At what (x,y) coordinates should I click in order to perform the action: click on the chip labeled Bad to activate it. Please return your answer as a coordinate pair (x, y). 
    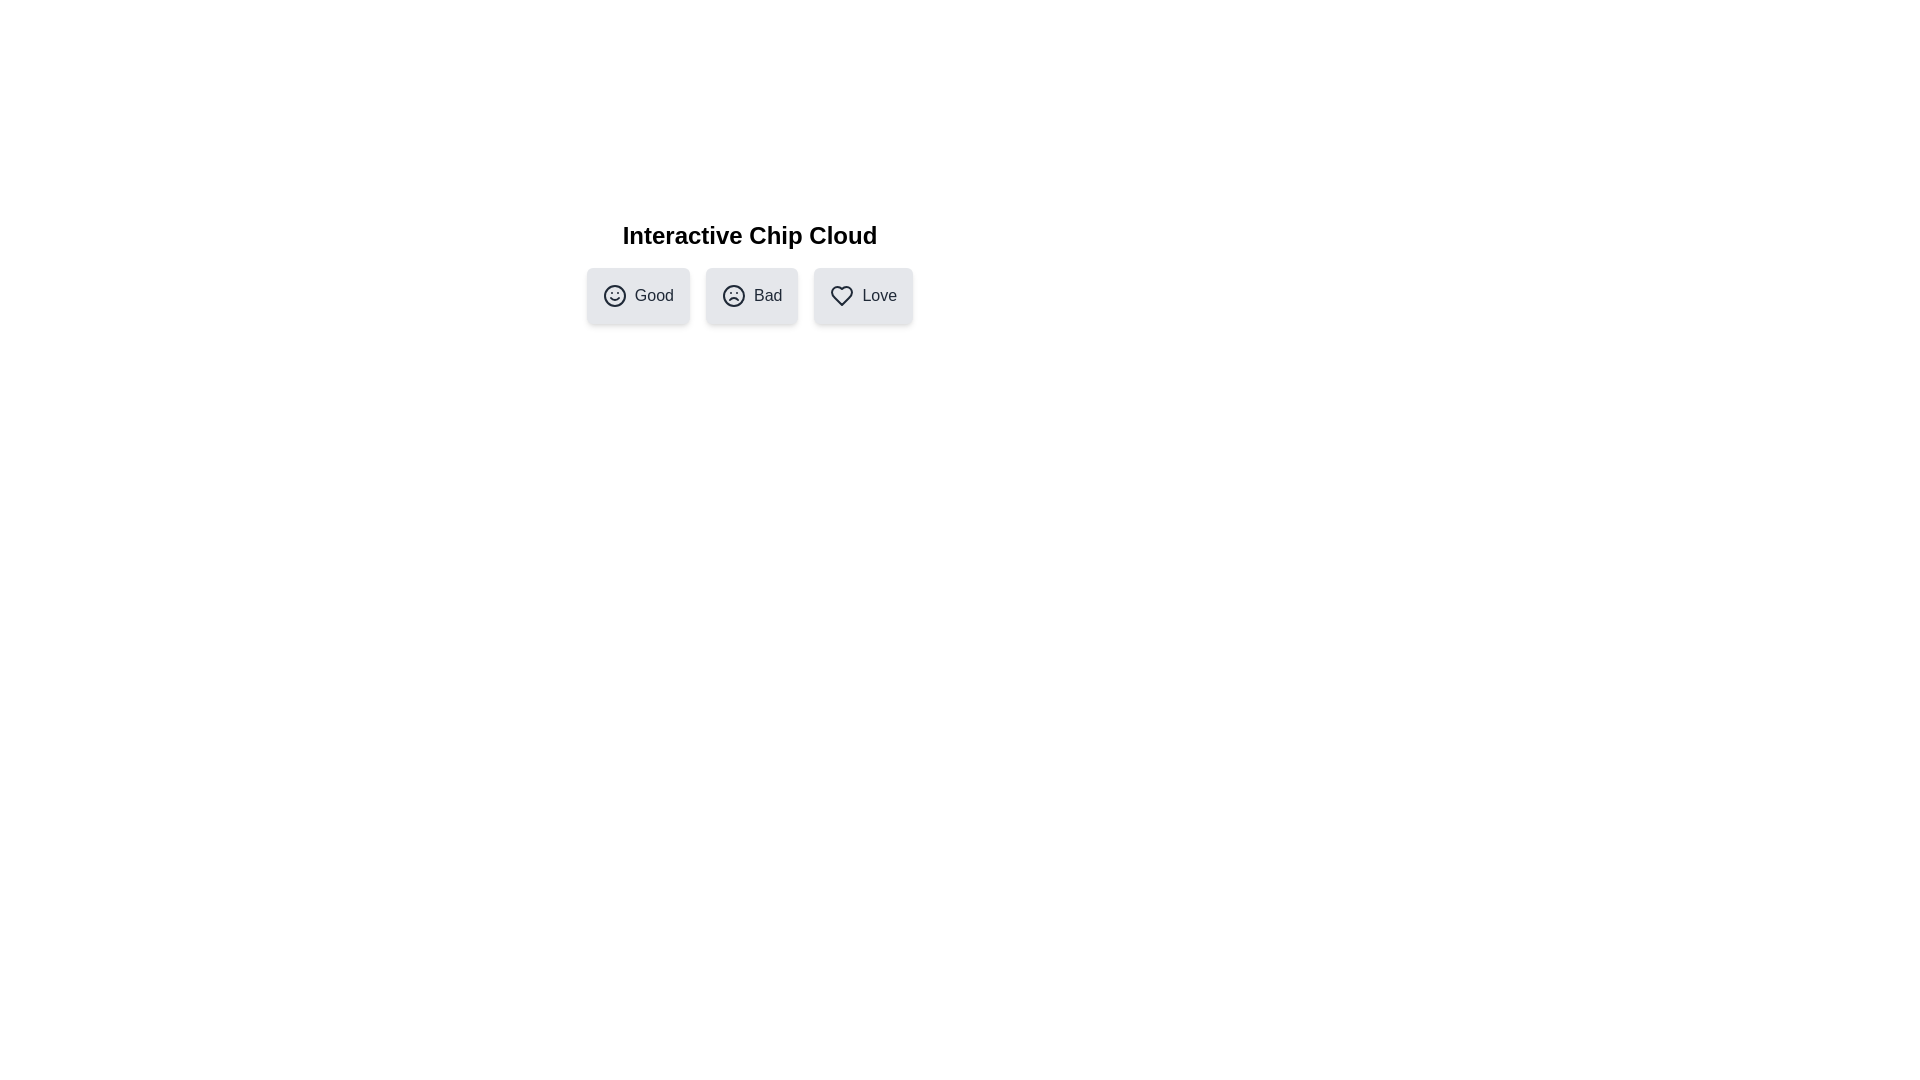
    Looking at the image, I should click on (751, 296).